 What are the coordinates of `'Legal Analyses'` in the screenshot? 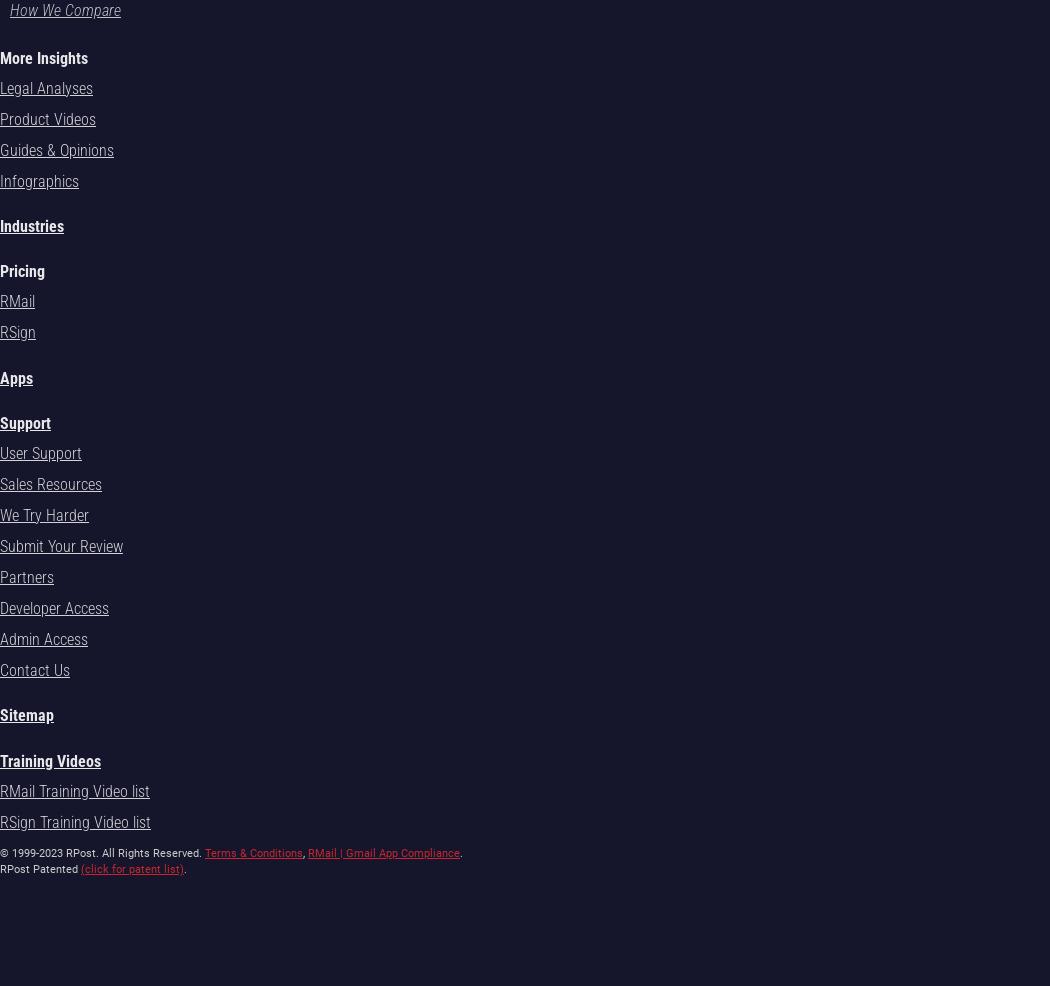 It's located at (45, 87).